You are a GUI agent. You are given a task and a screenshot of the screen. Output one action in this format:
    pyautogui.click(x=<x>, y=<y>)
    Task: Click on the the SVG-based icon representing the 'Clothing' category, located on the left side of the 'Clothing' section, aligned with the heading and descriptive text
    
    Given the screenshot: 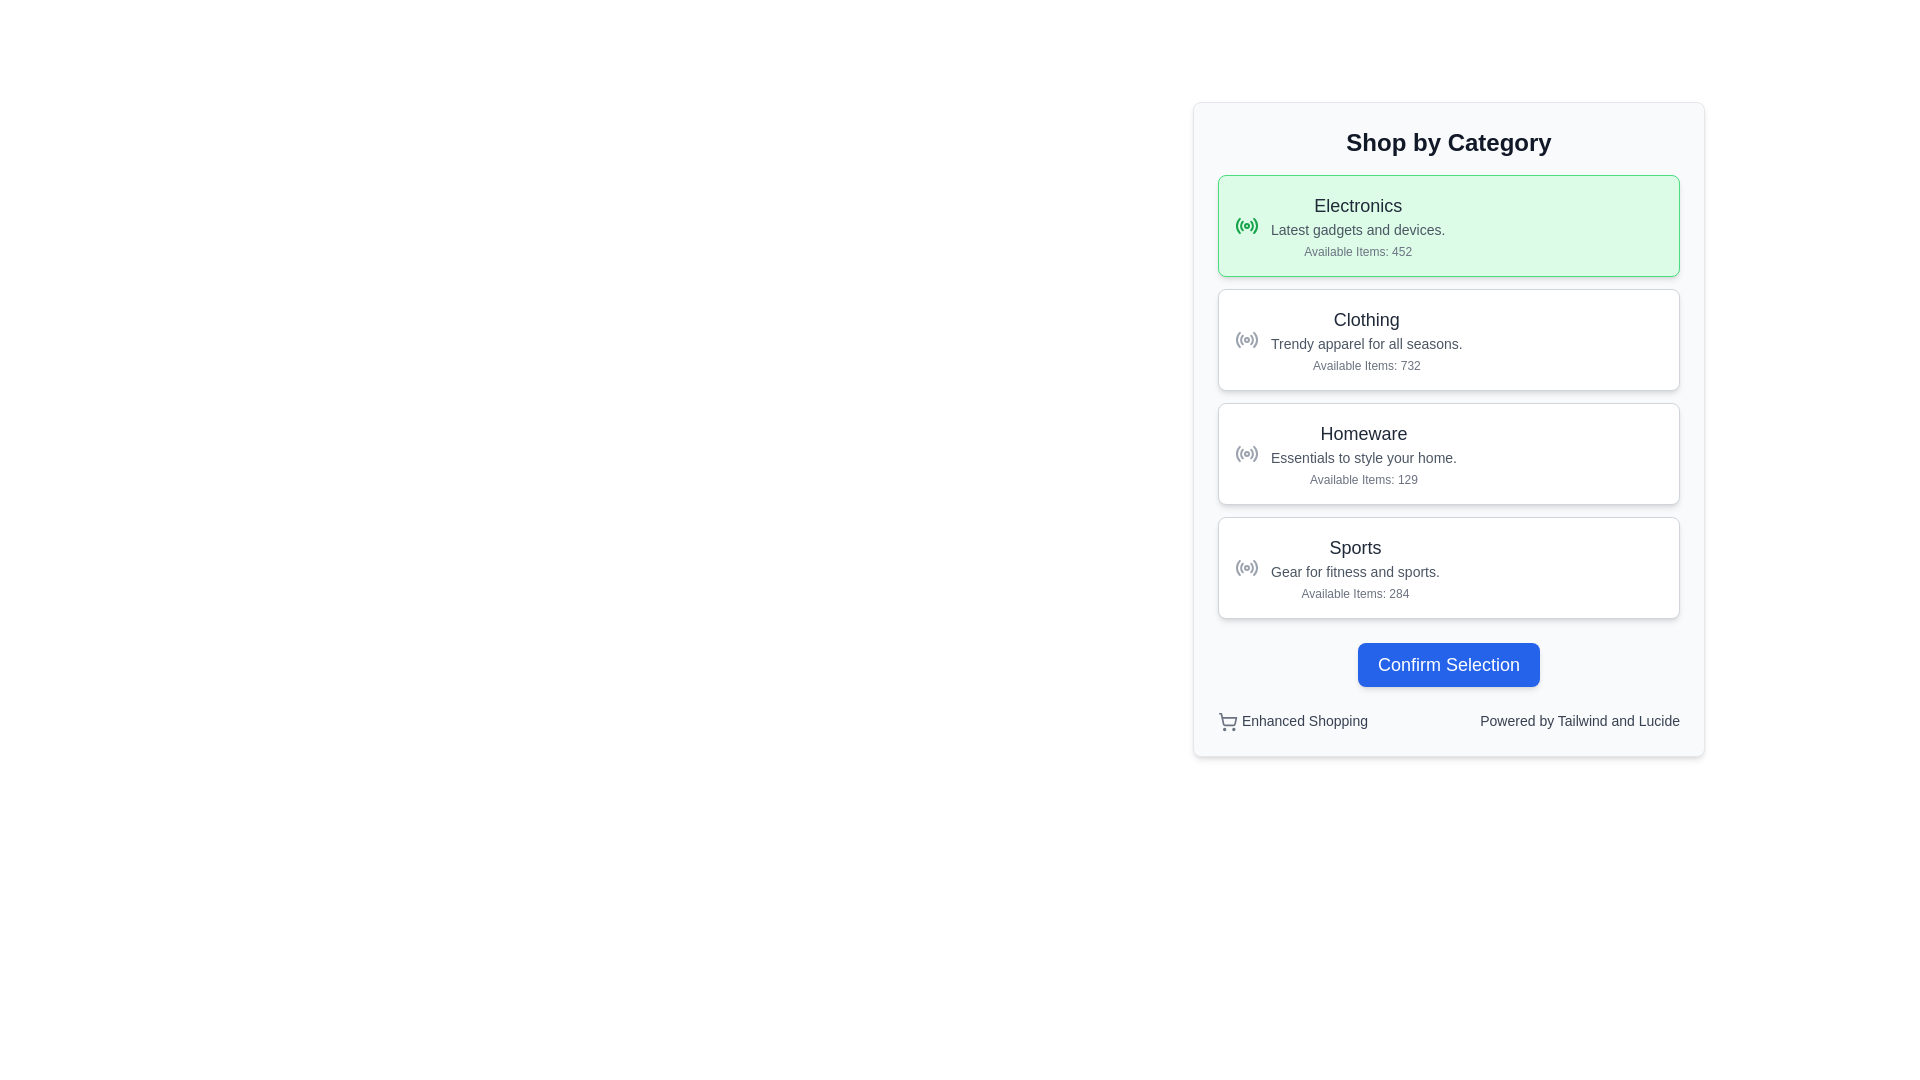 What is the action you would take?
    pyautogui.click(x=1246, y=338)
    